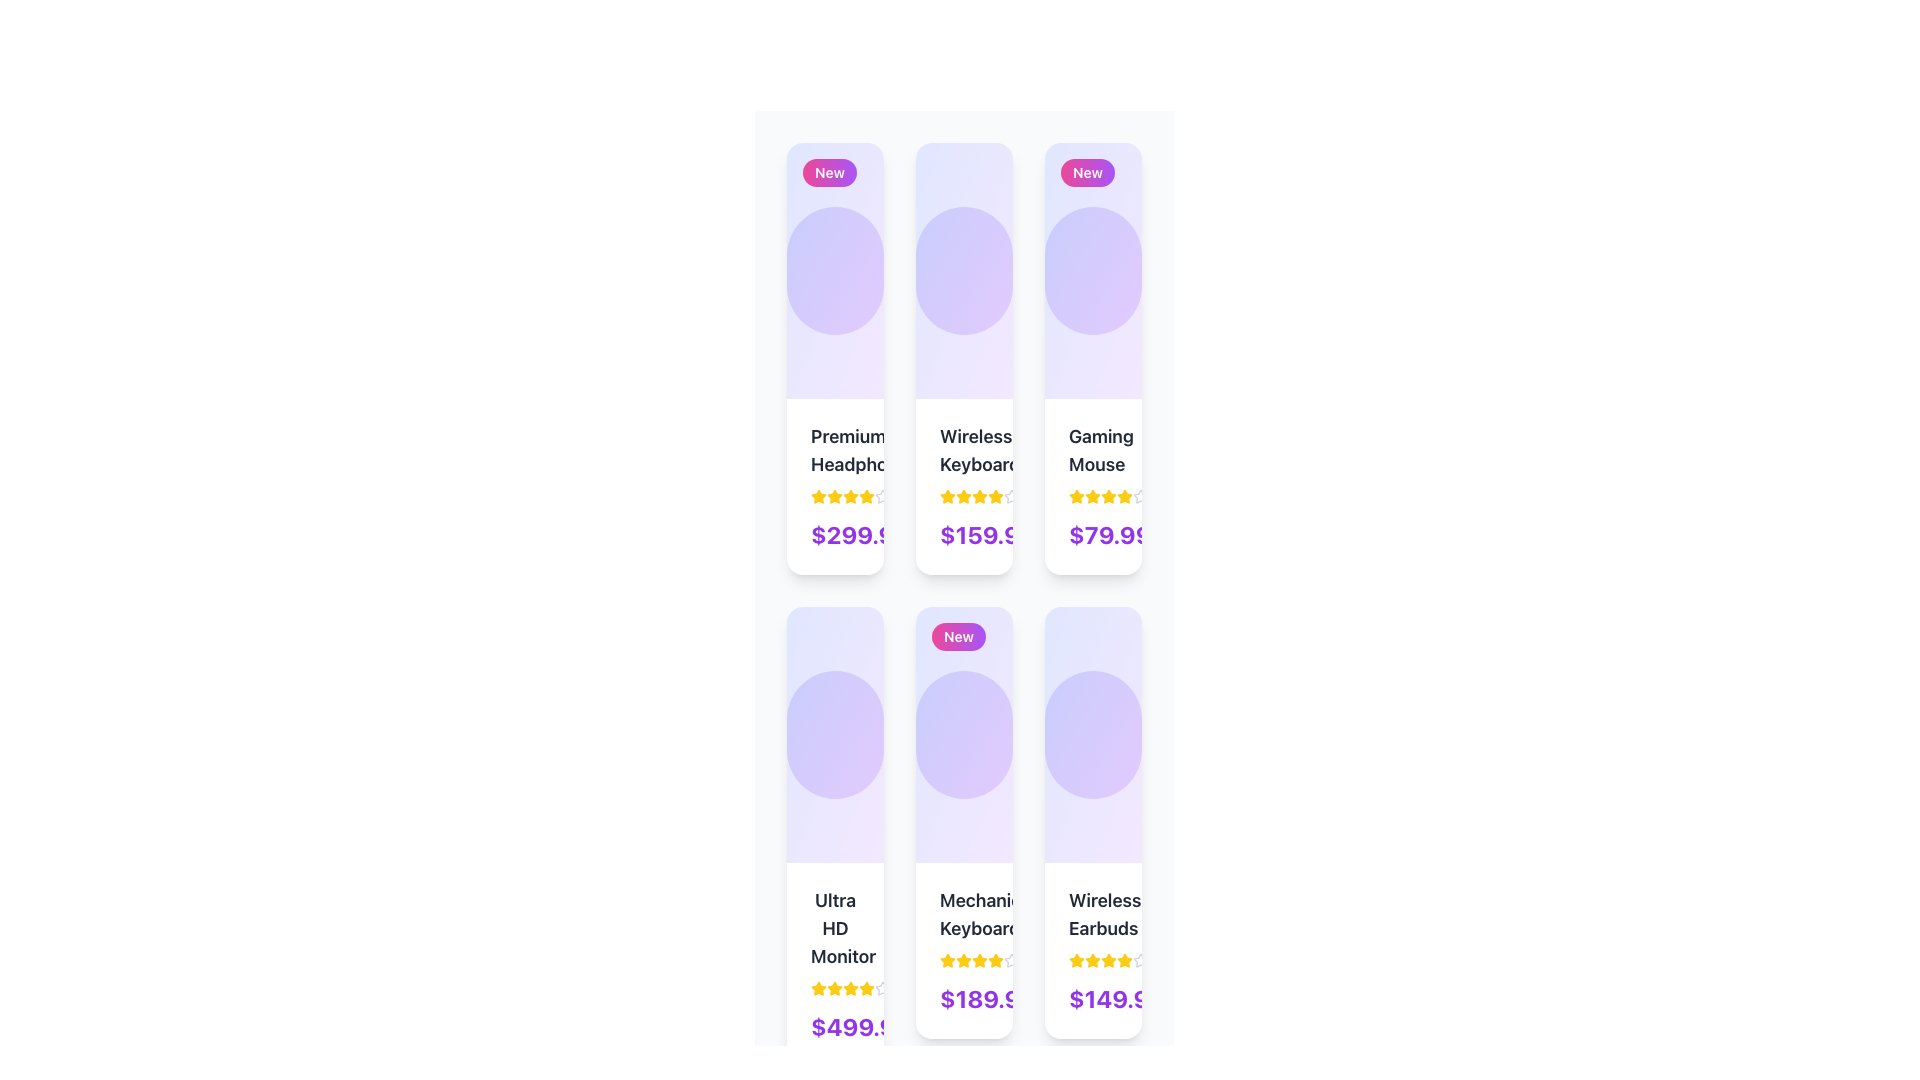 This screenshot has width=1920, height=1080. What do you see at coordinates (1092, 451) in the screenshot?
I see `the product title text label located on the third card in the top row of the grid layout, positioned near the top-center of the card, above the rating stars and price tag` at bounding box center [1092, 451].